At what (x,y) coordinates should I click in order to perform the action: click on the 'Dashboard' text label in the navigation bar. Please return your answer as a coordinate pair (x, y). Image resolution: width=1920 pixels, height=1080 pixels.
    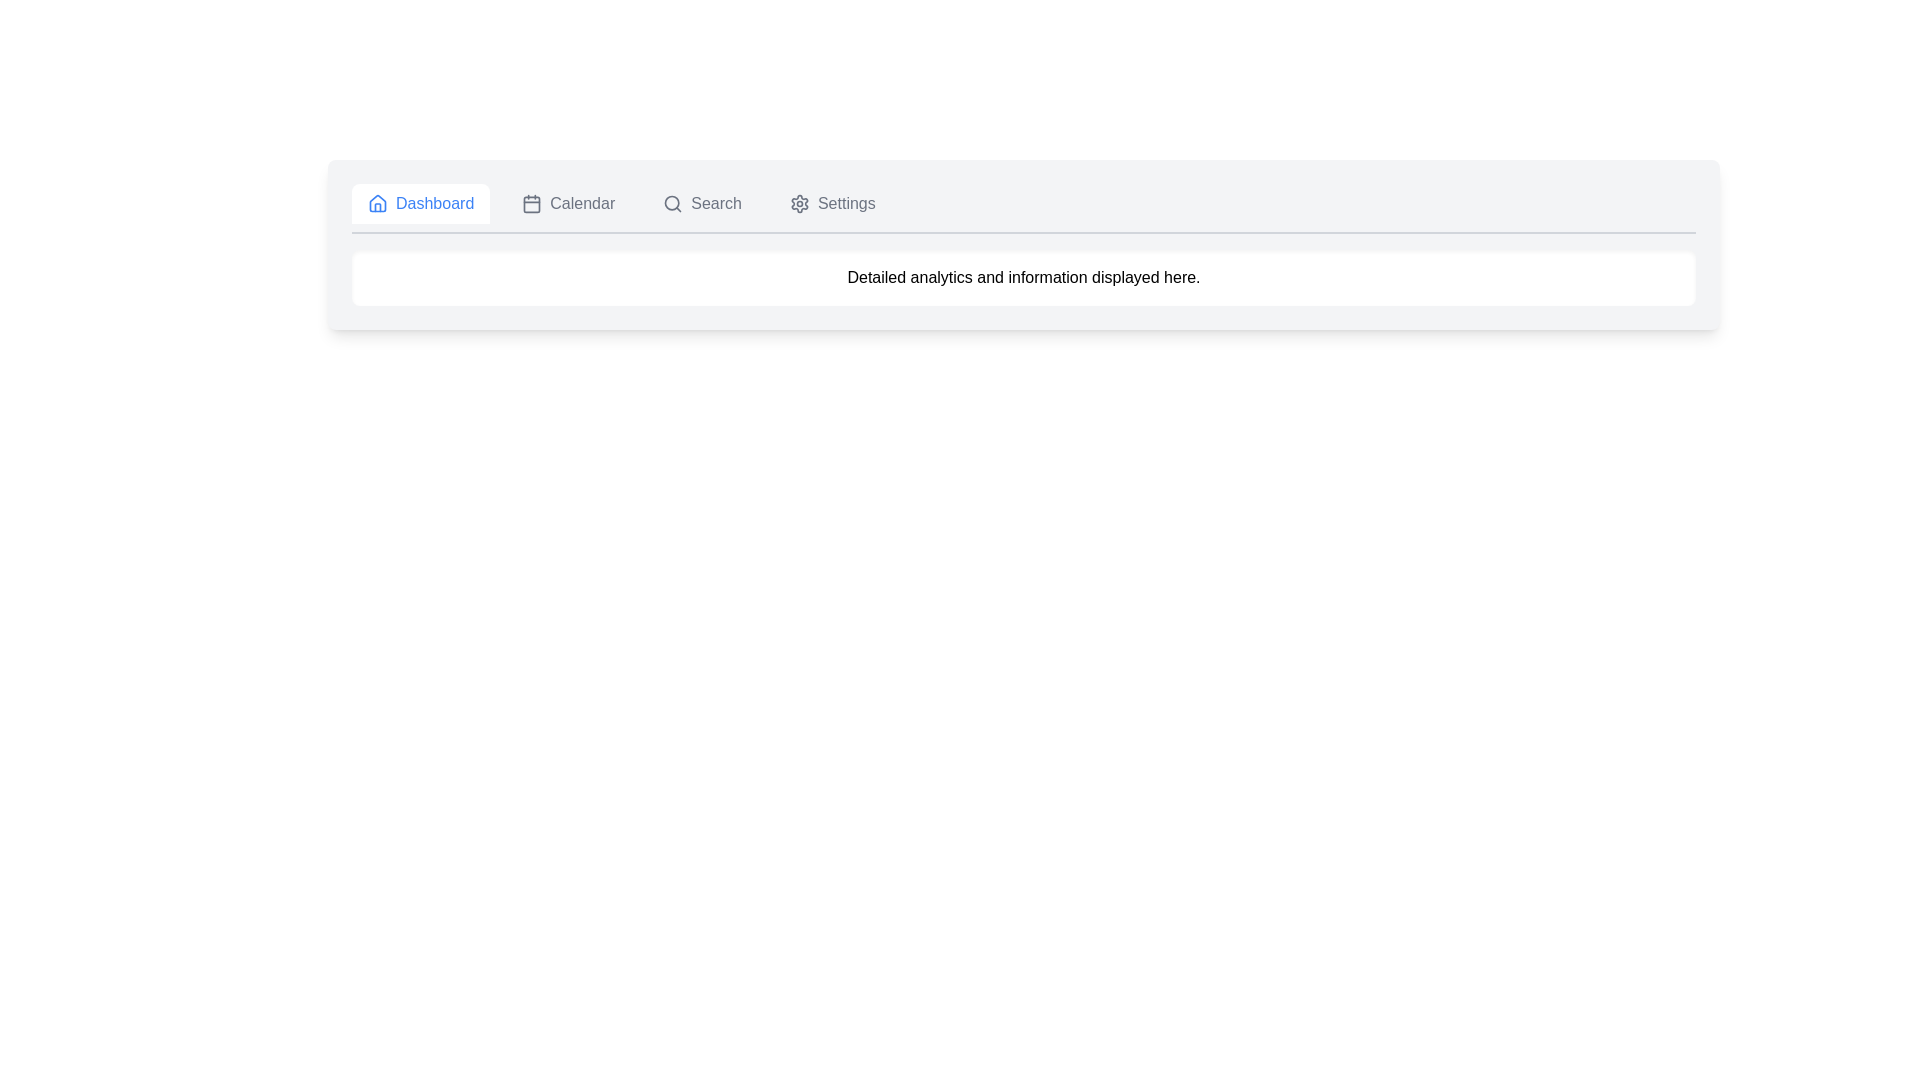
    Looking at the image, I should click on (434, 204).